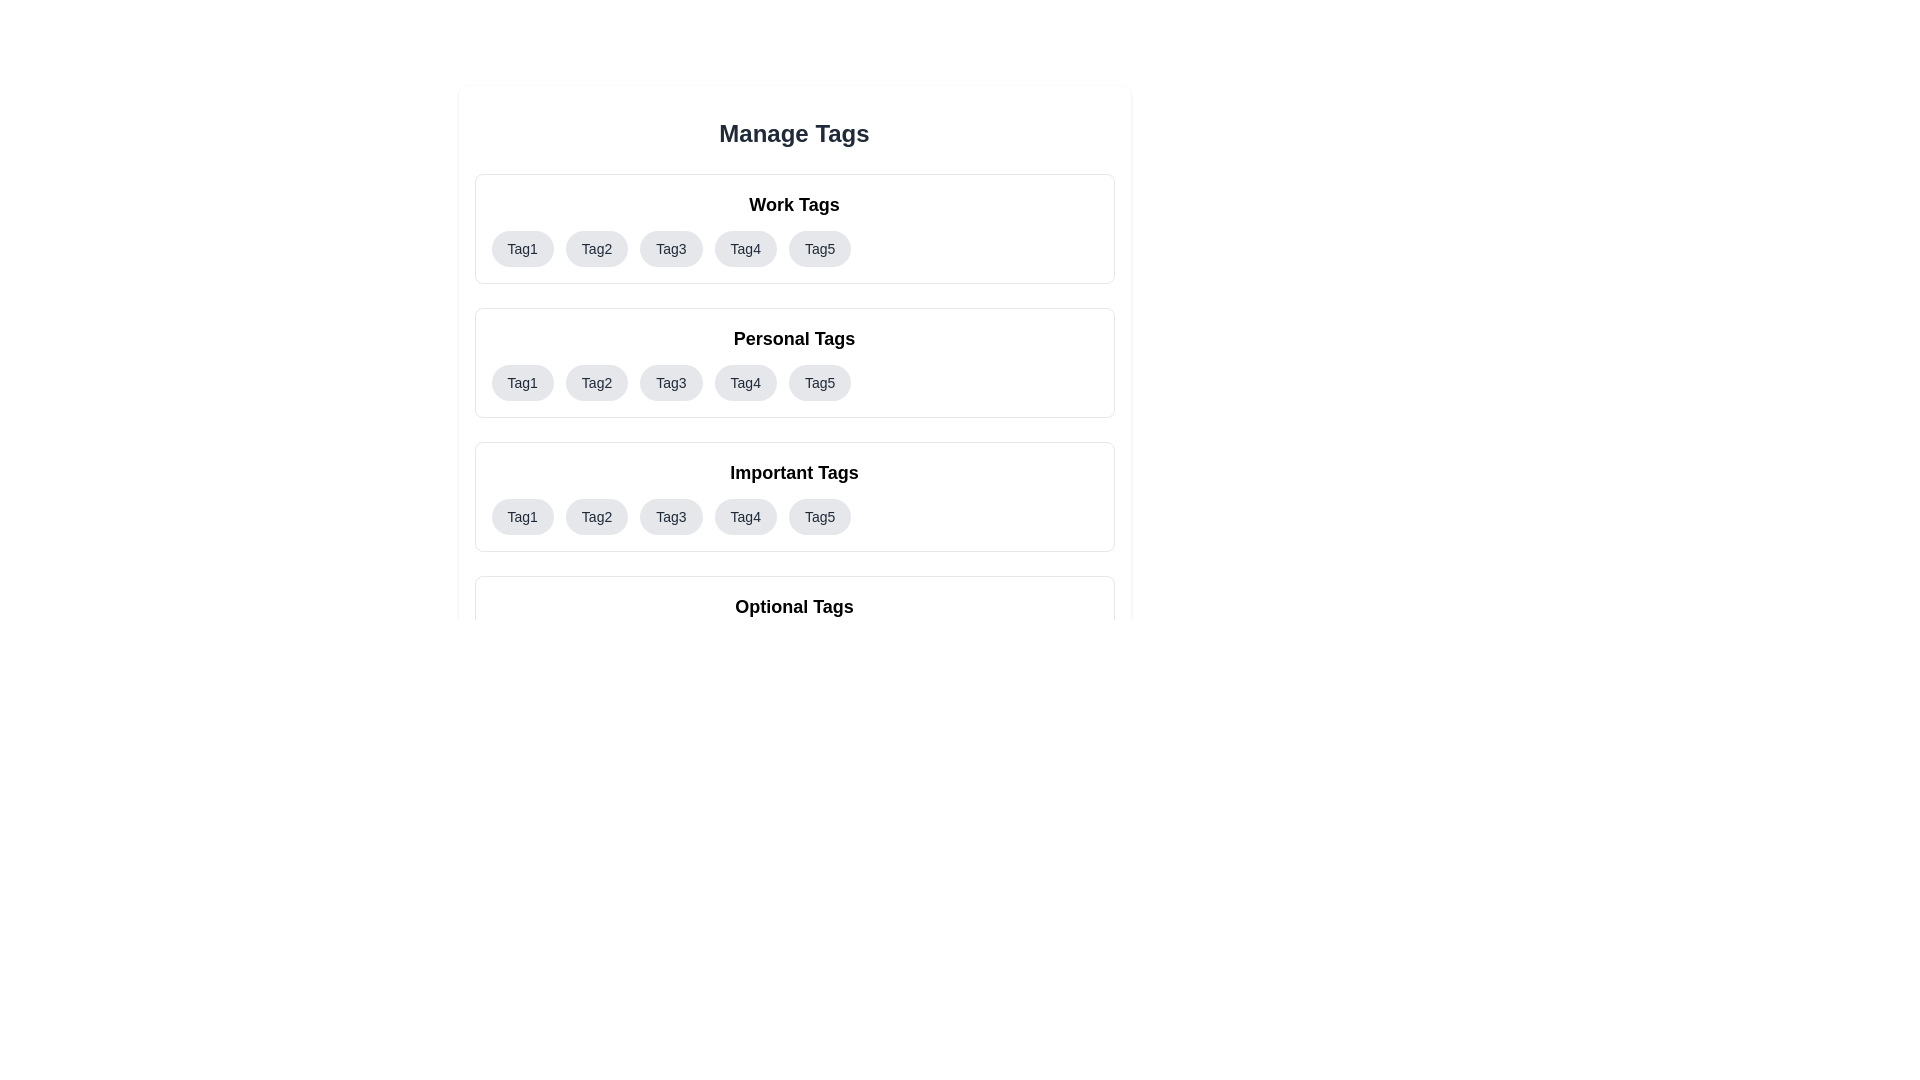 The image size is (1920, 1080). I want to click on each tag button from the horizontally arranged group of buttons or tags located in the 'Important Tags' section under the 'Manage Tags' heading, so click(793, 515).